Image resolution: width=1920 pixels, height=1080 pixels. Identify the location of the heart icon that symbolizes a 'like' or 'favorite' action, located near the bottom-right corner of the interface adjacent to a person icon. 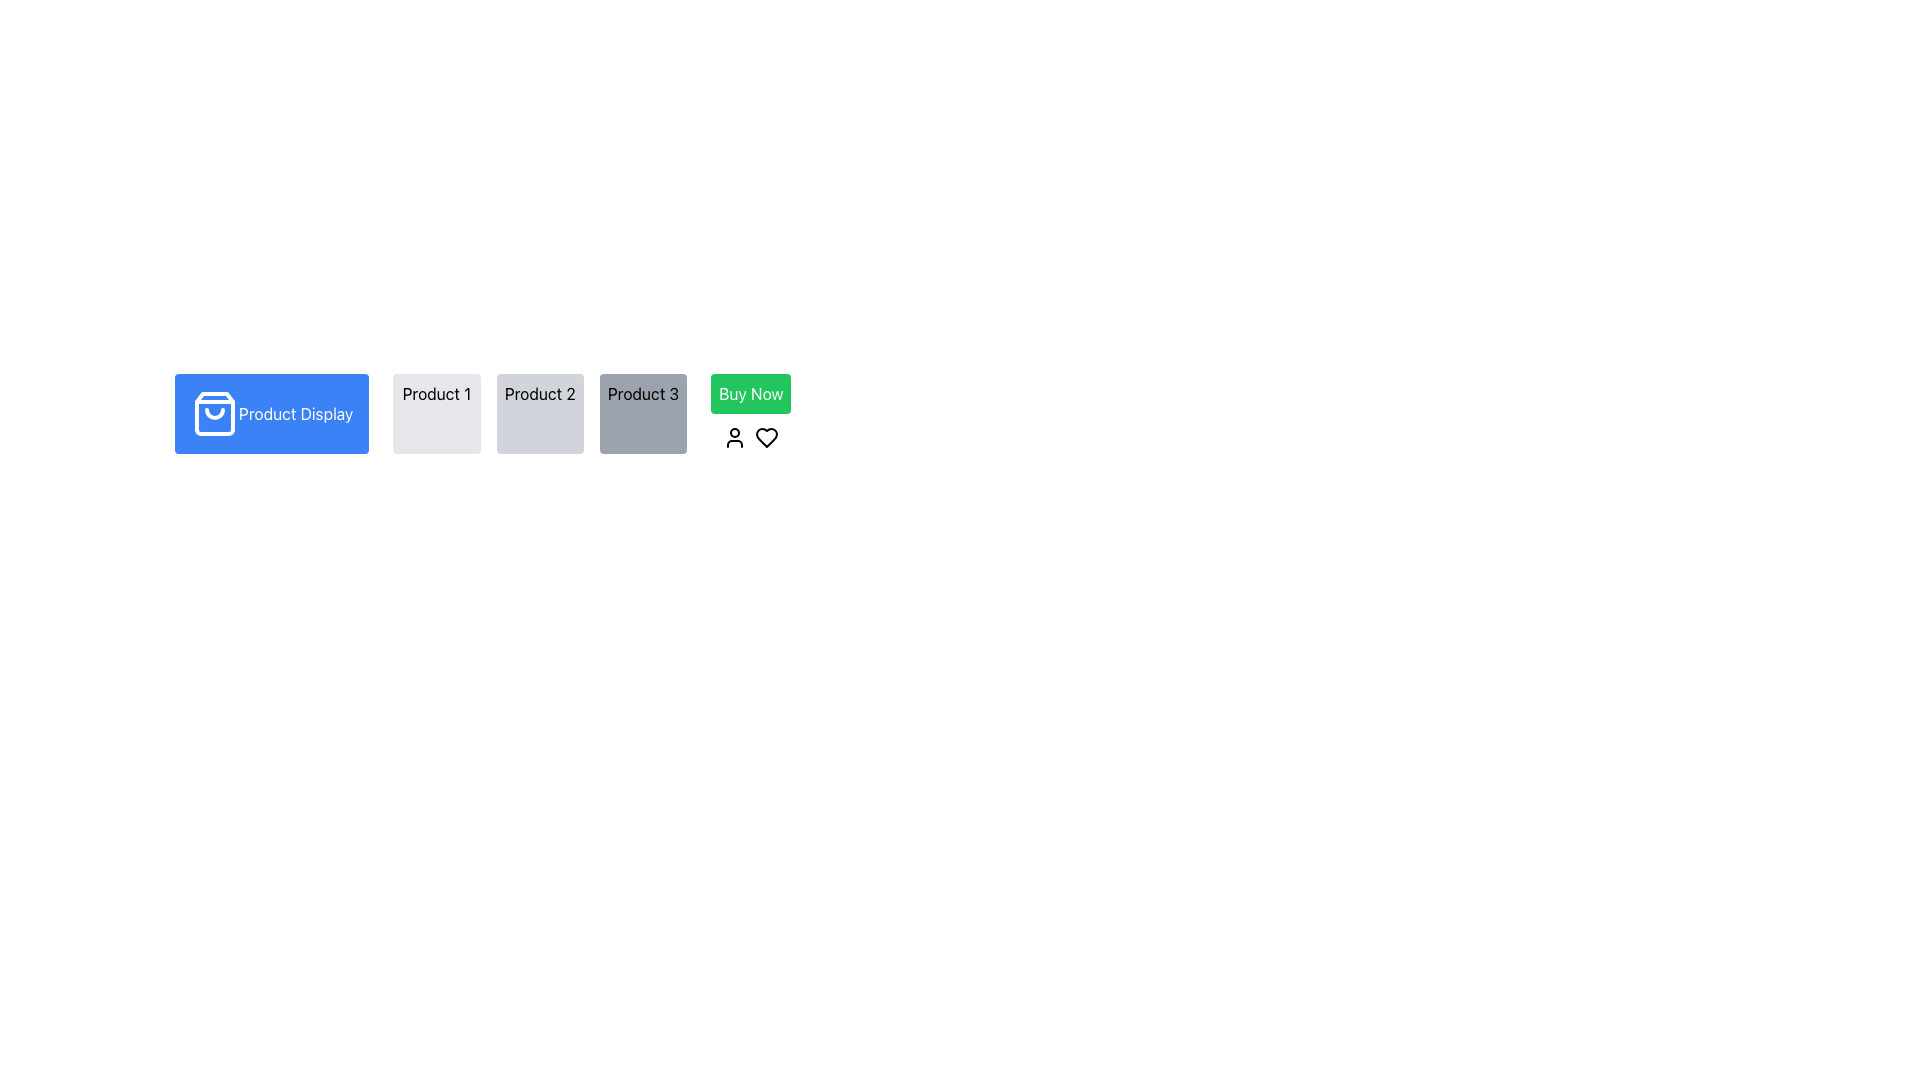
(766, 437).